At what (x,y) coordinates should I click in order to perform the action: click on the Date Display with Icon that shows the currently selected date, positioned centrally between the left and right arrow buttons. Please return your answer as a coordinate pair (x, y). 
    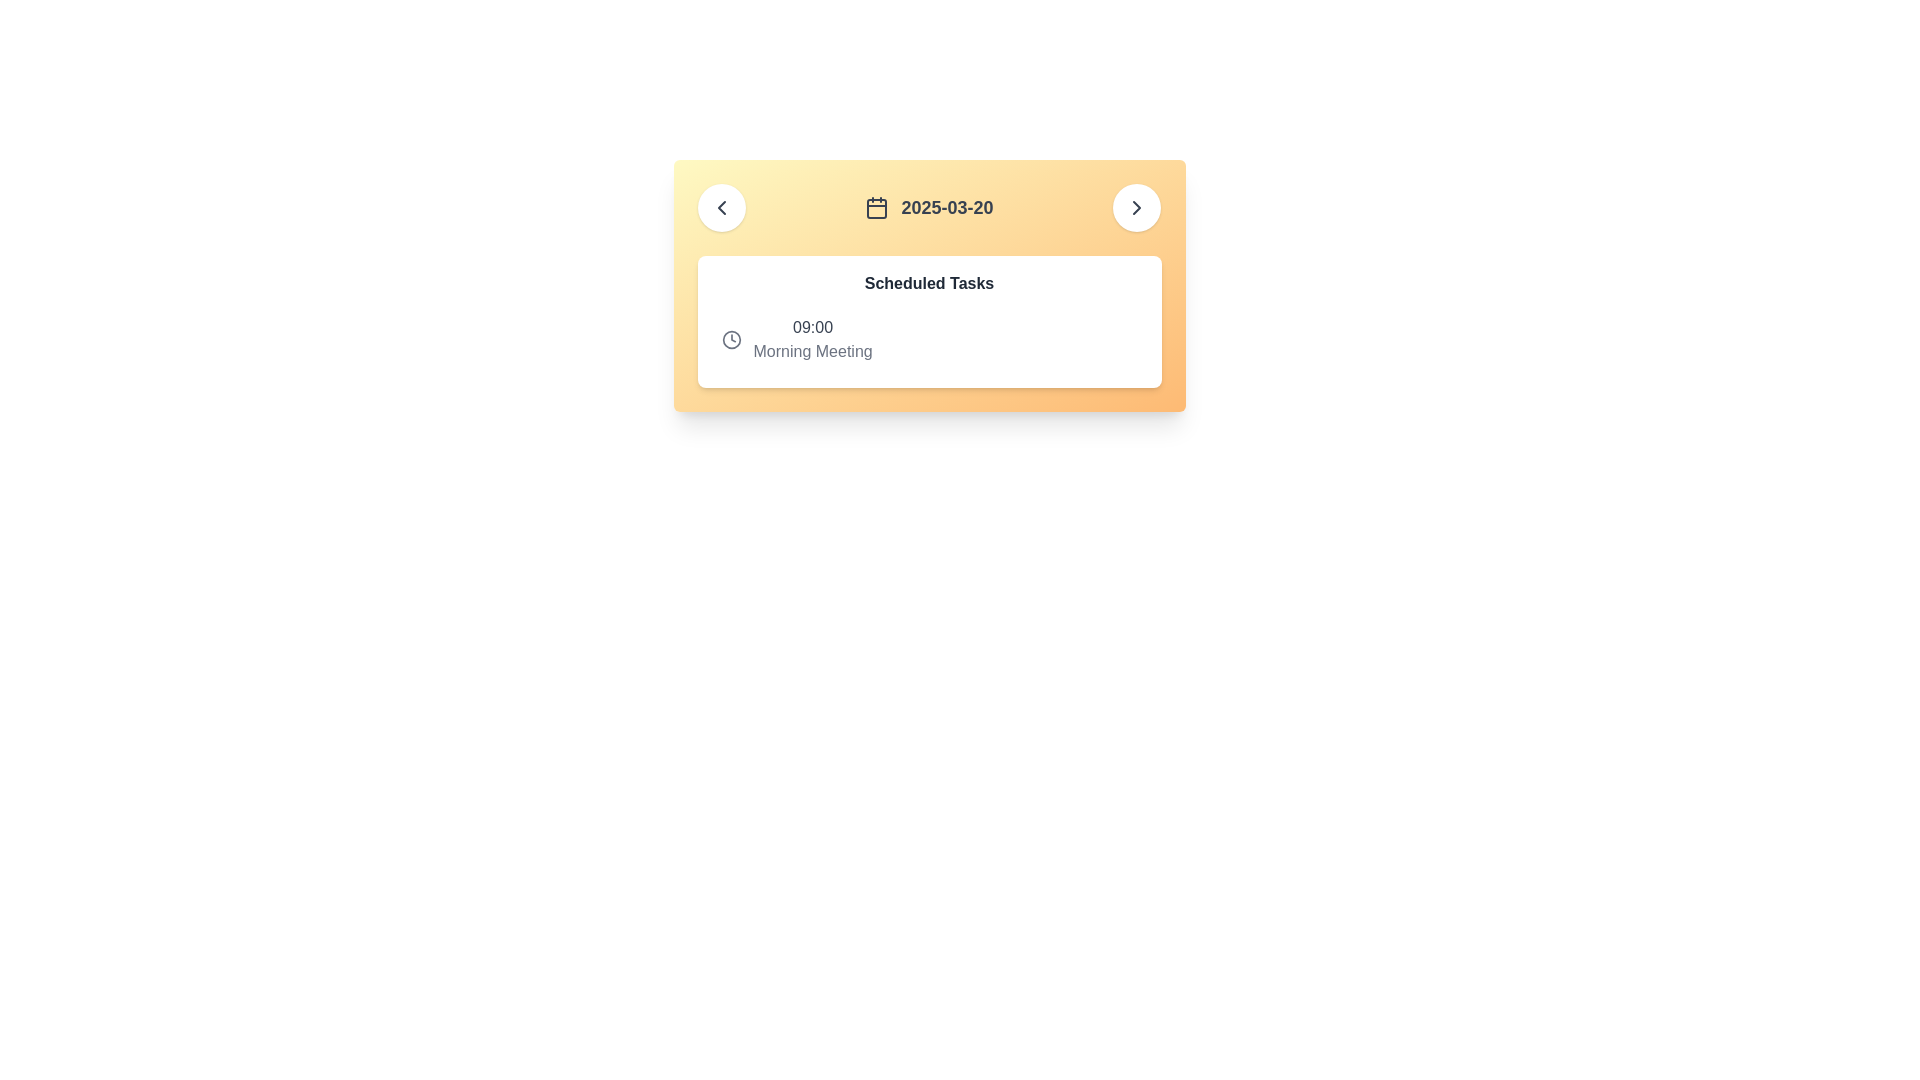
    Looking at the image, I should click on (928, 208).